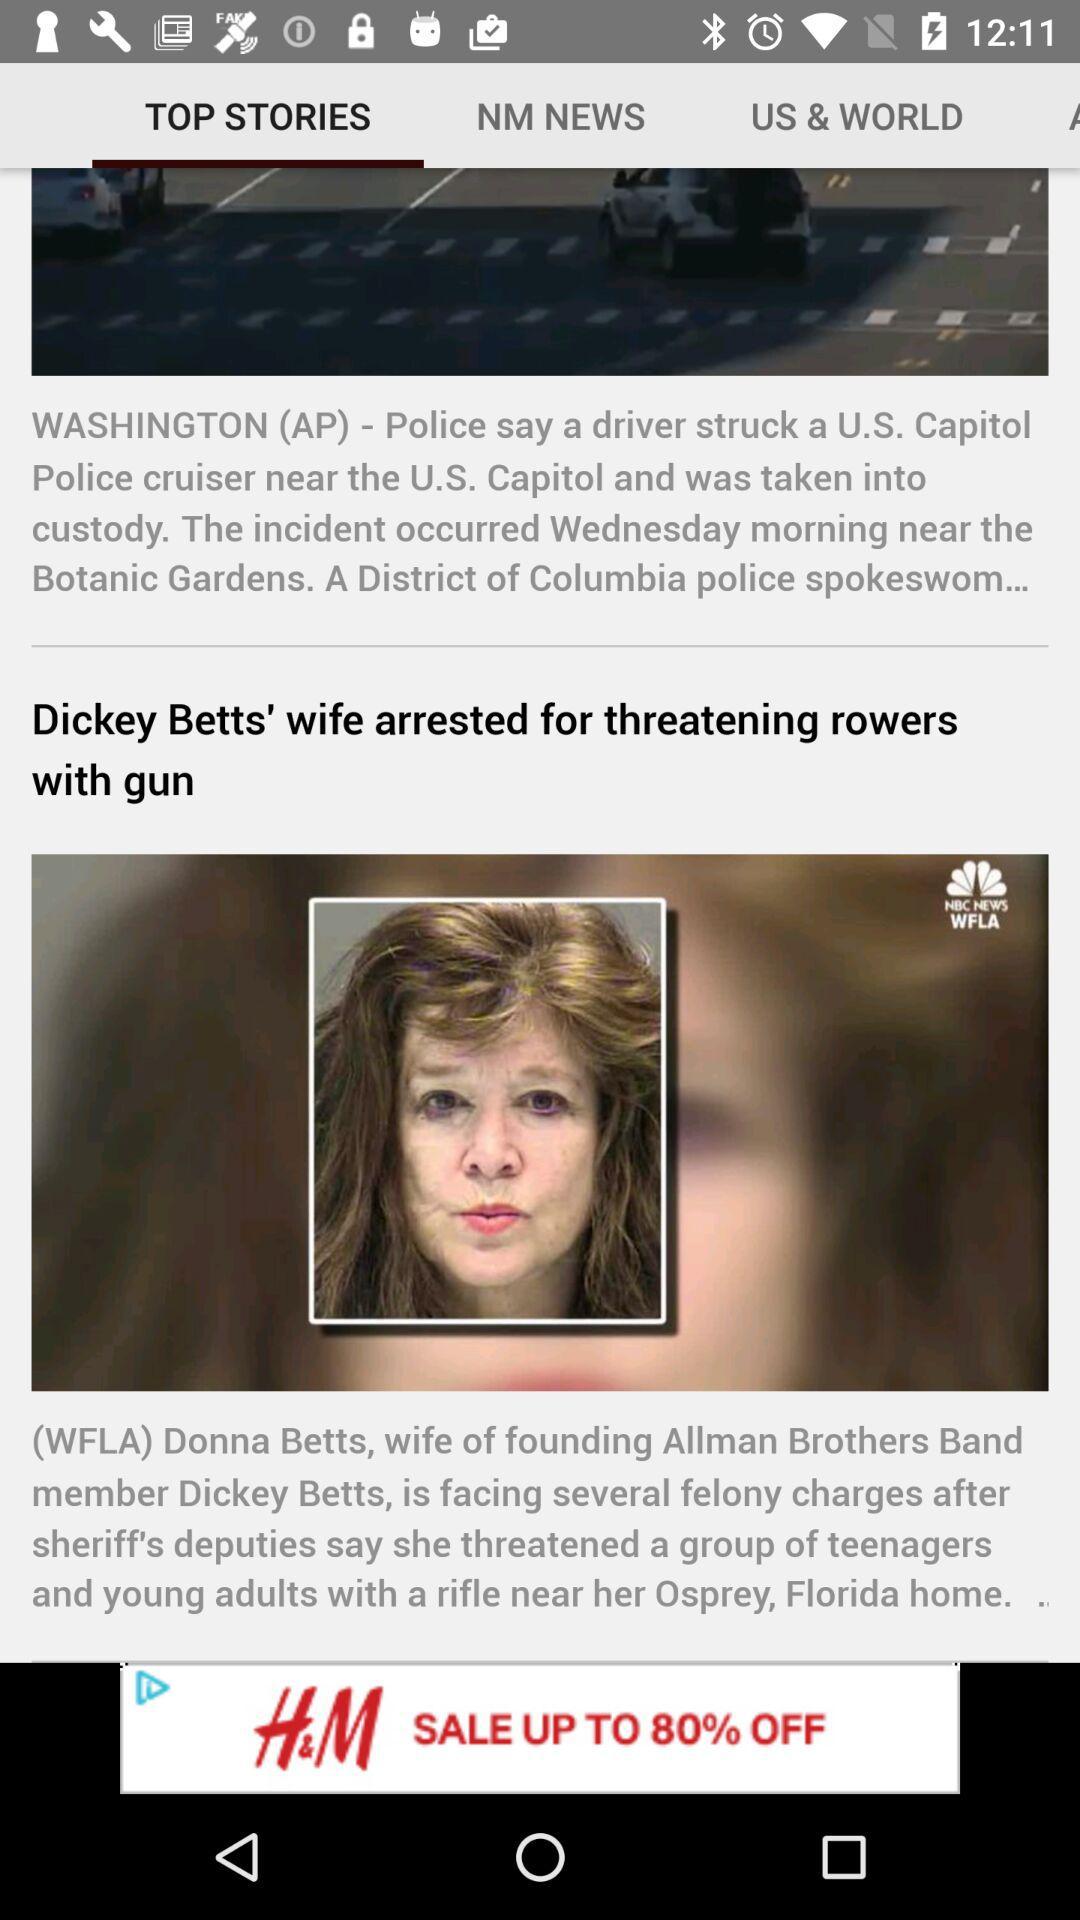  What do you see at coordinates (540, 1727) in the screenshot?
I see `advertisement website` at bounding box center [540, 1727].